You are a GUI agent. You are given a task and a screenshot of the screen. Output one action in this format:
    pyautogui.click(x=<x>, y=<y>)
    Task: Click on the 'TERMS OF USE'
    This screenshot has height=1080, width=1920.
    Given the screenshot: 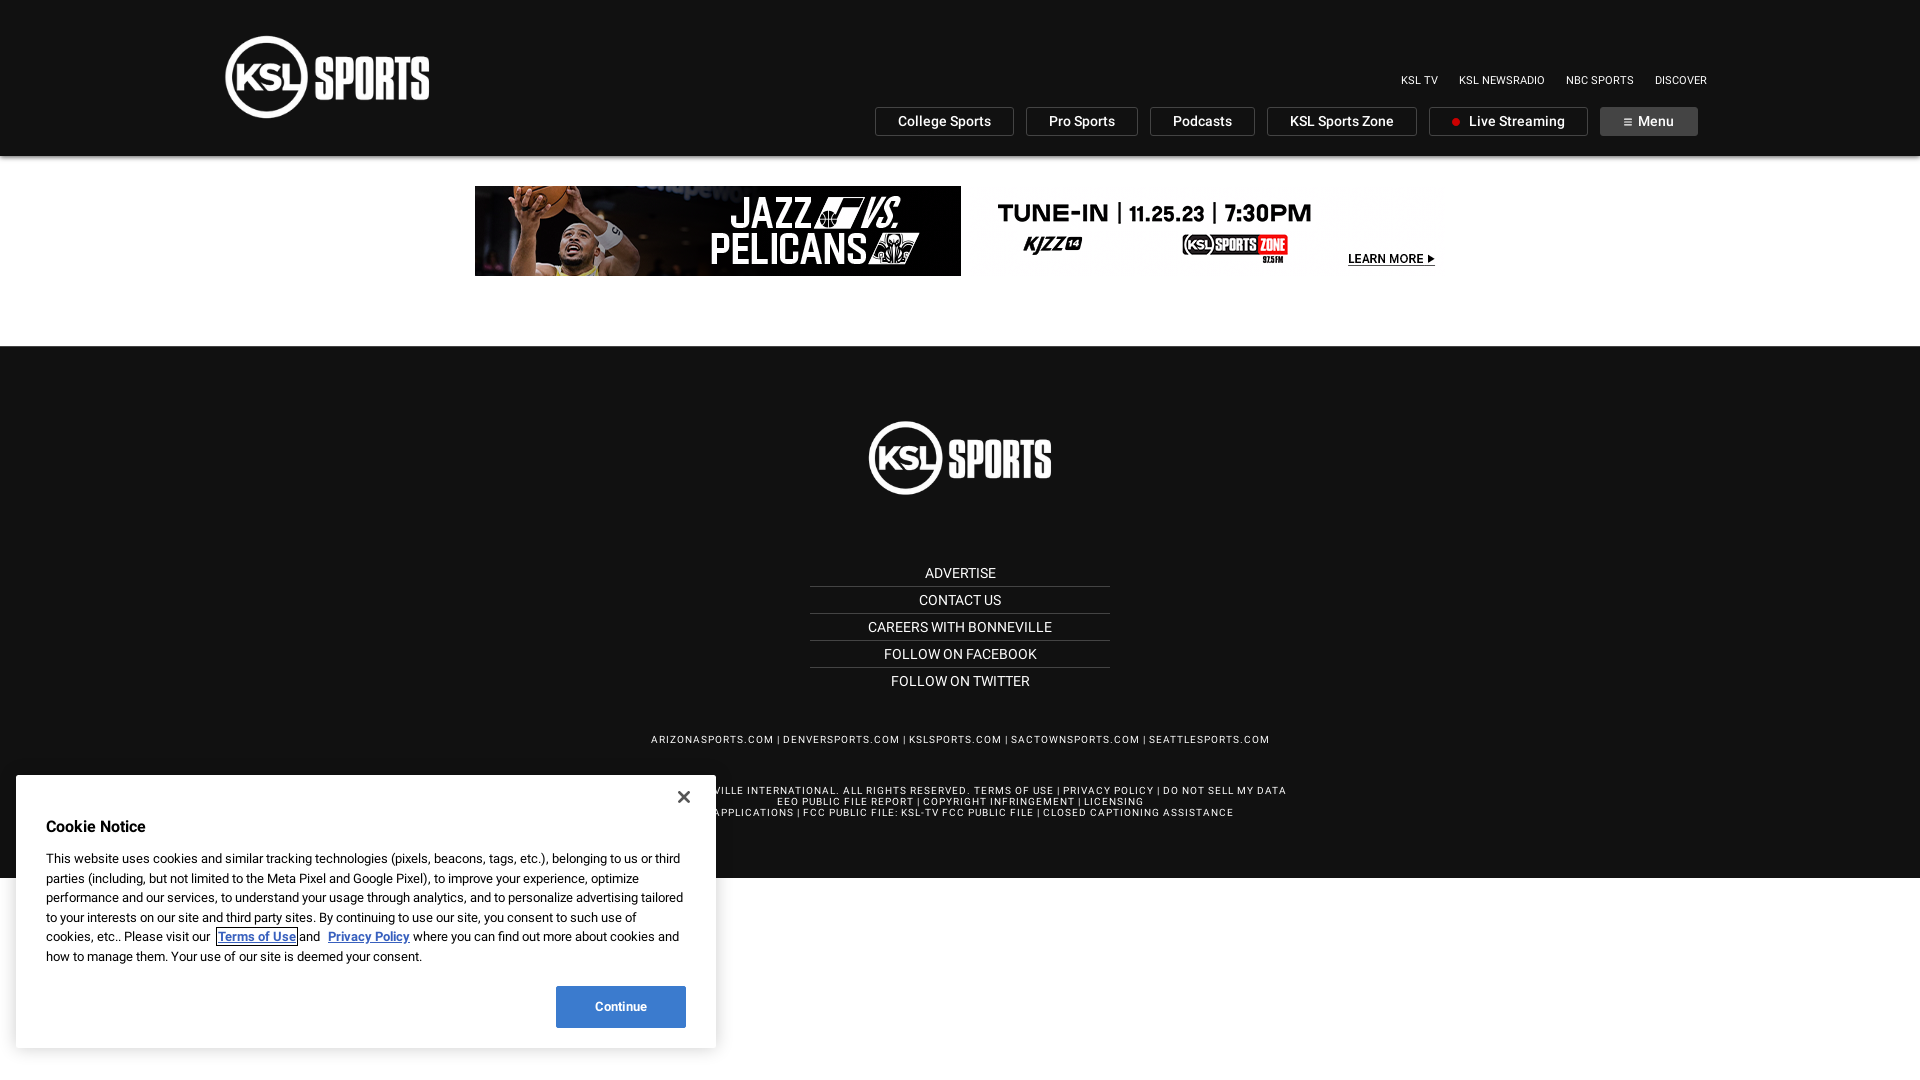 What is the action you would take?
    pyautogui.click(x=1013, y=789)
    